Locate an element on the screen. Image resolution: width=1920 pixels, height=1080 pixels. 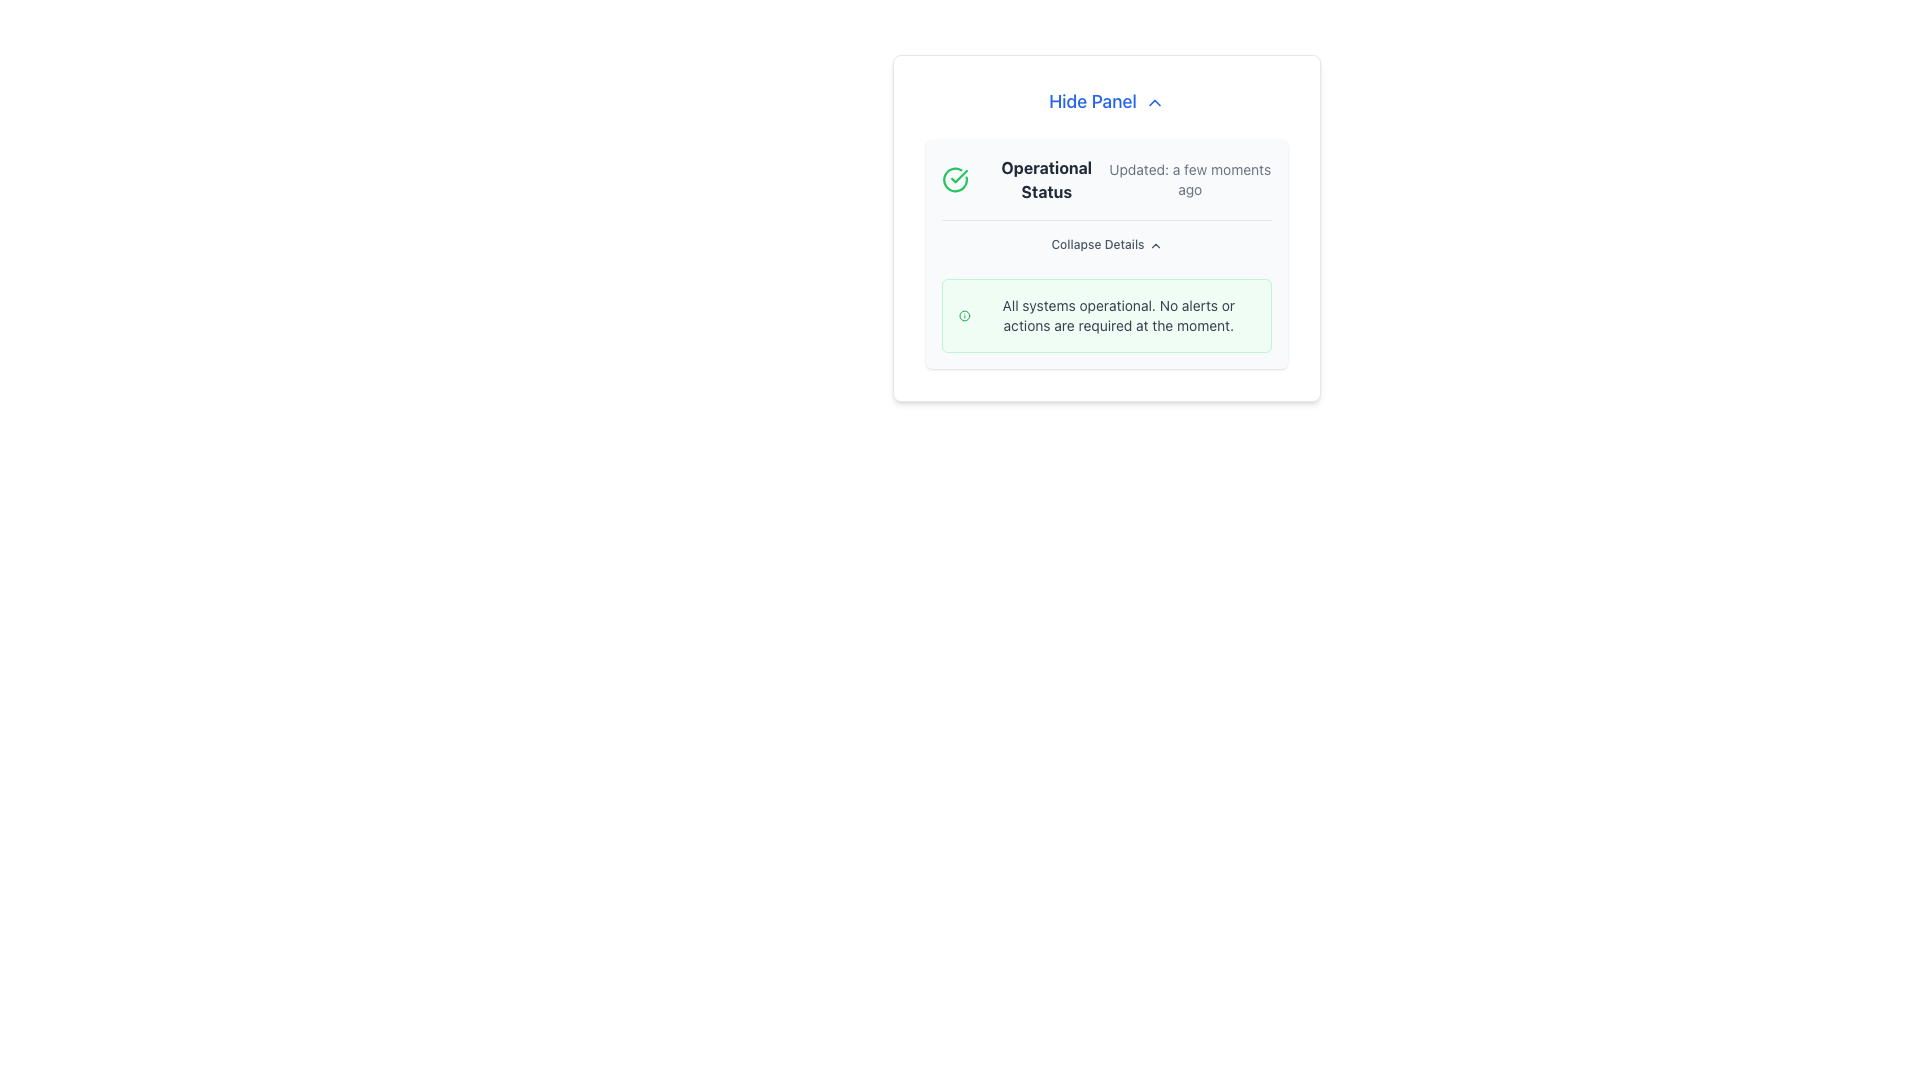
the text label indicating operational status, which is styled in small-sized gray text within a green-bordered rectangular box is located at coordinates (1117, 315).